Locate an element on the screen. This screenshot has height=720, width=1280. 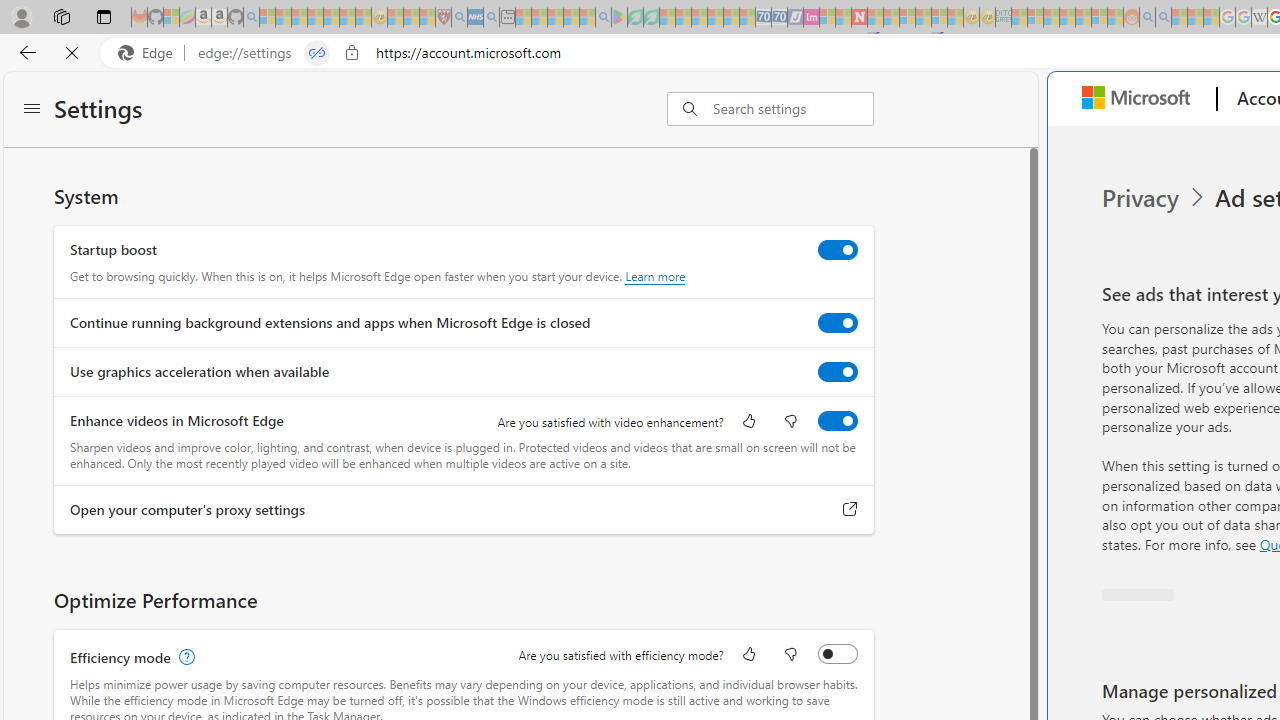
'14 Common Myths Debunked By Scientific Facts - Sleeping' is located at coordinates (890, 17).